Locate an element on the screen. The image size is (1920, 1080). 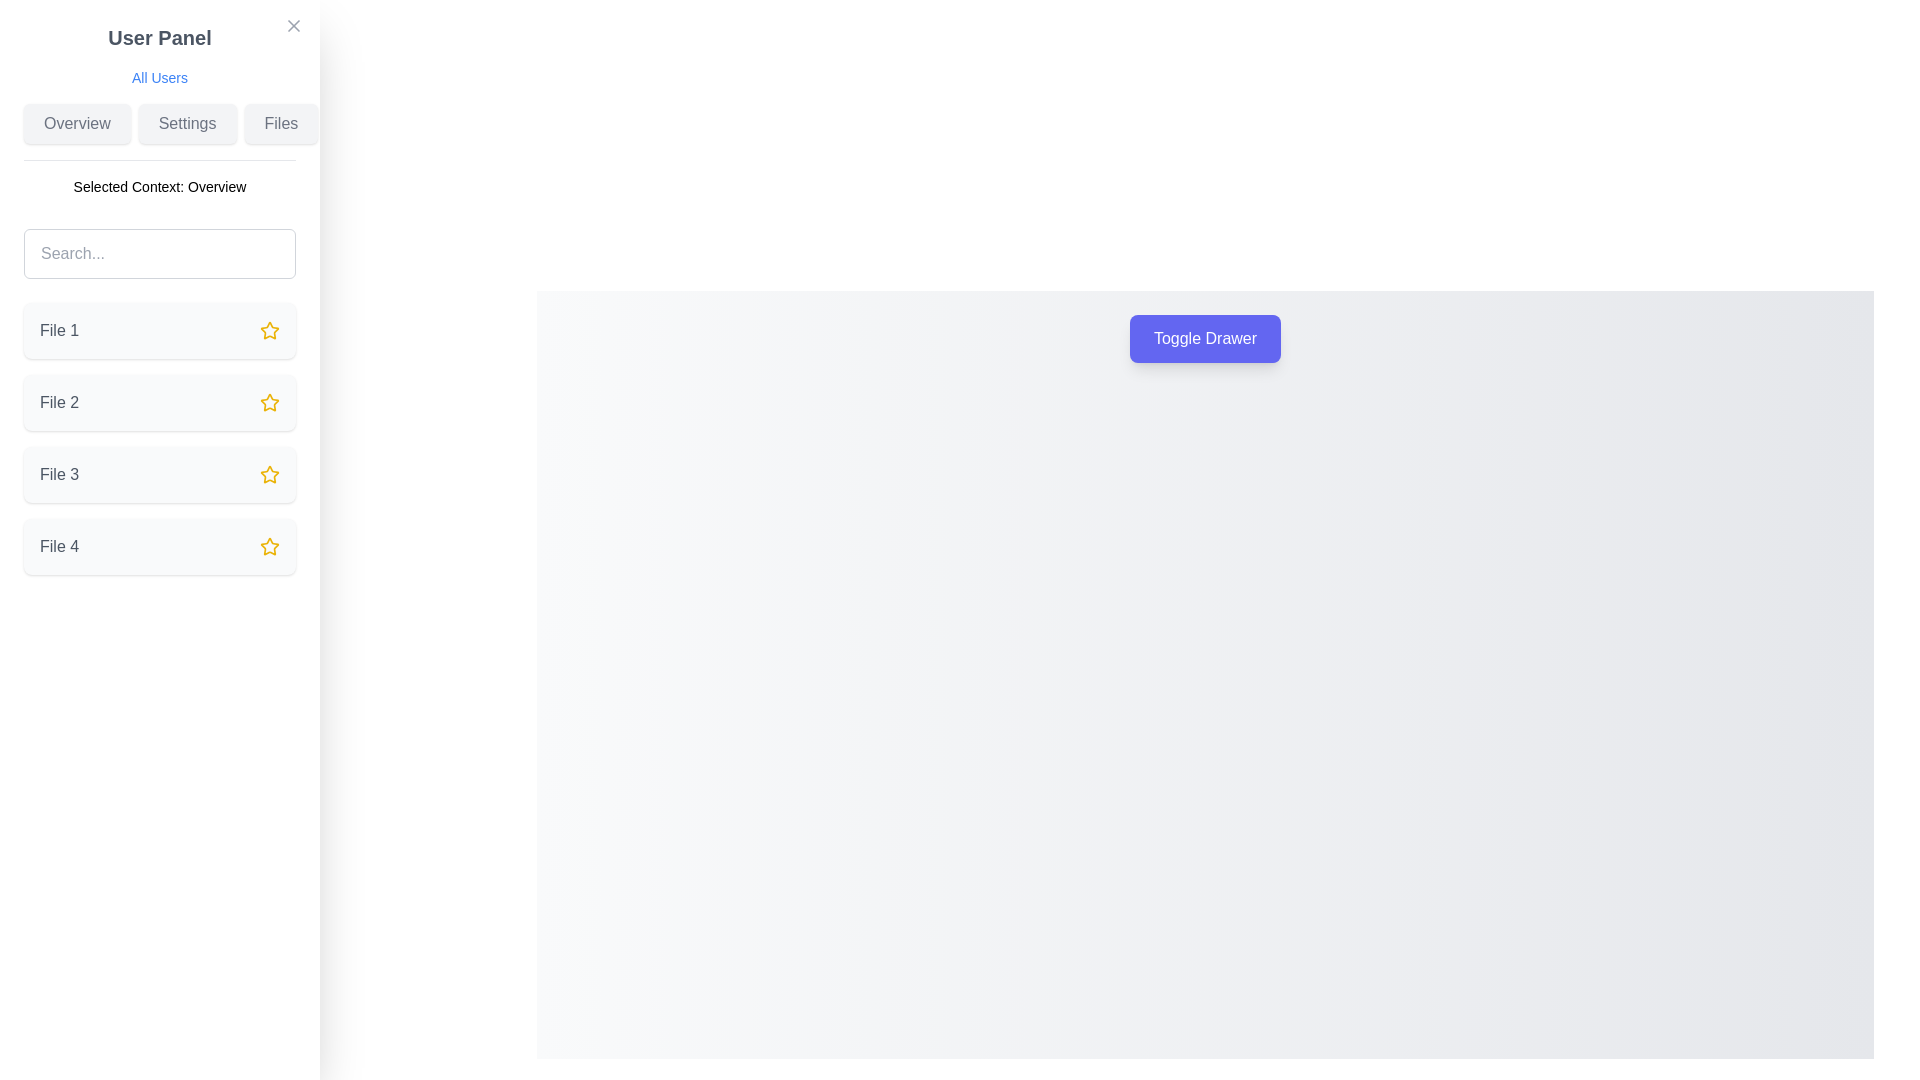
the third card labeled 'File 3' is located at coordinates (158, 474).